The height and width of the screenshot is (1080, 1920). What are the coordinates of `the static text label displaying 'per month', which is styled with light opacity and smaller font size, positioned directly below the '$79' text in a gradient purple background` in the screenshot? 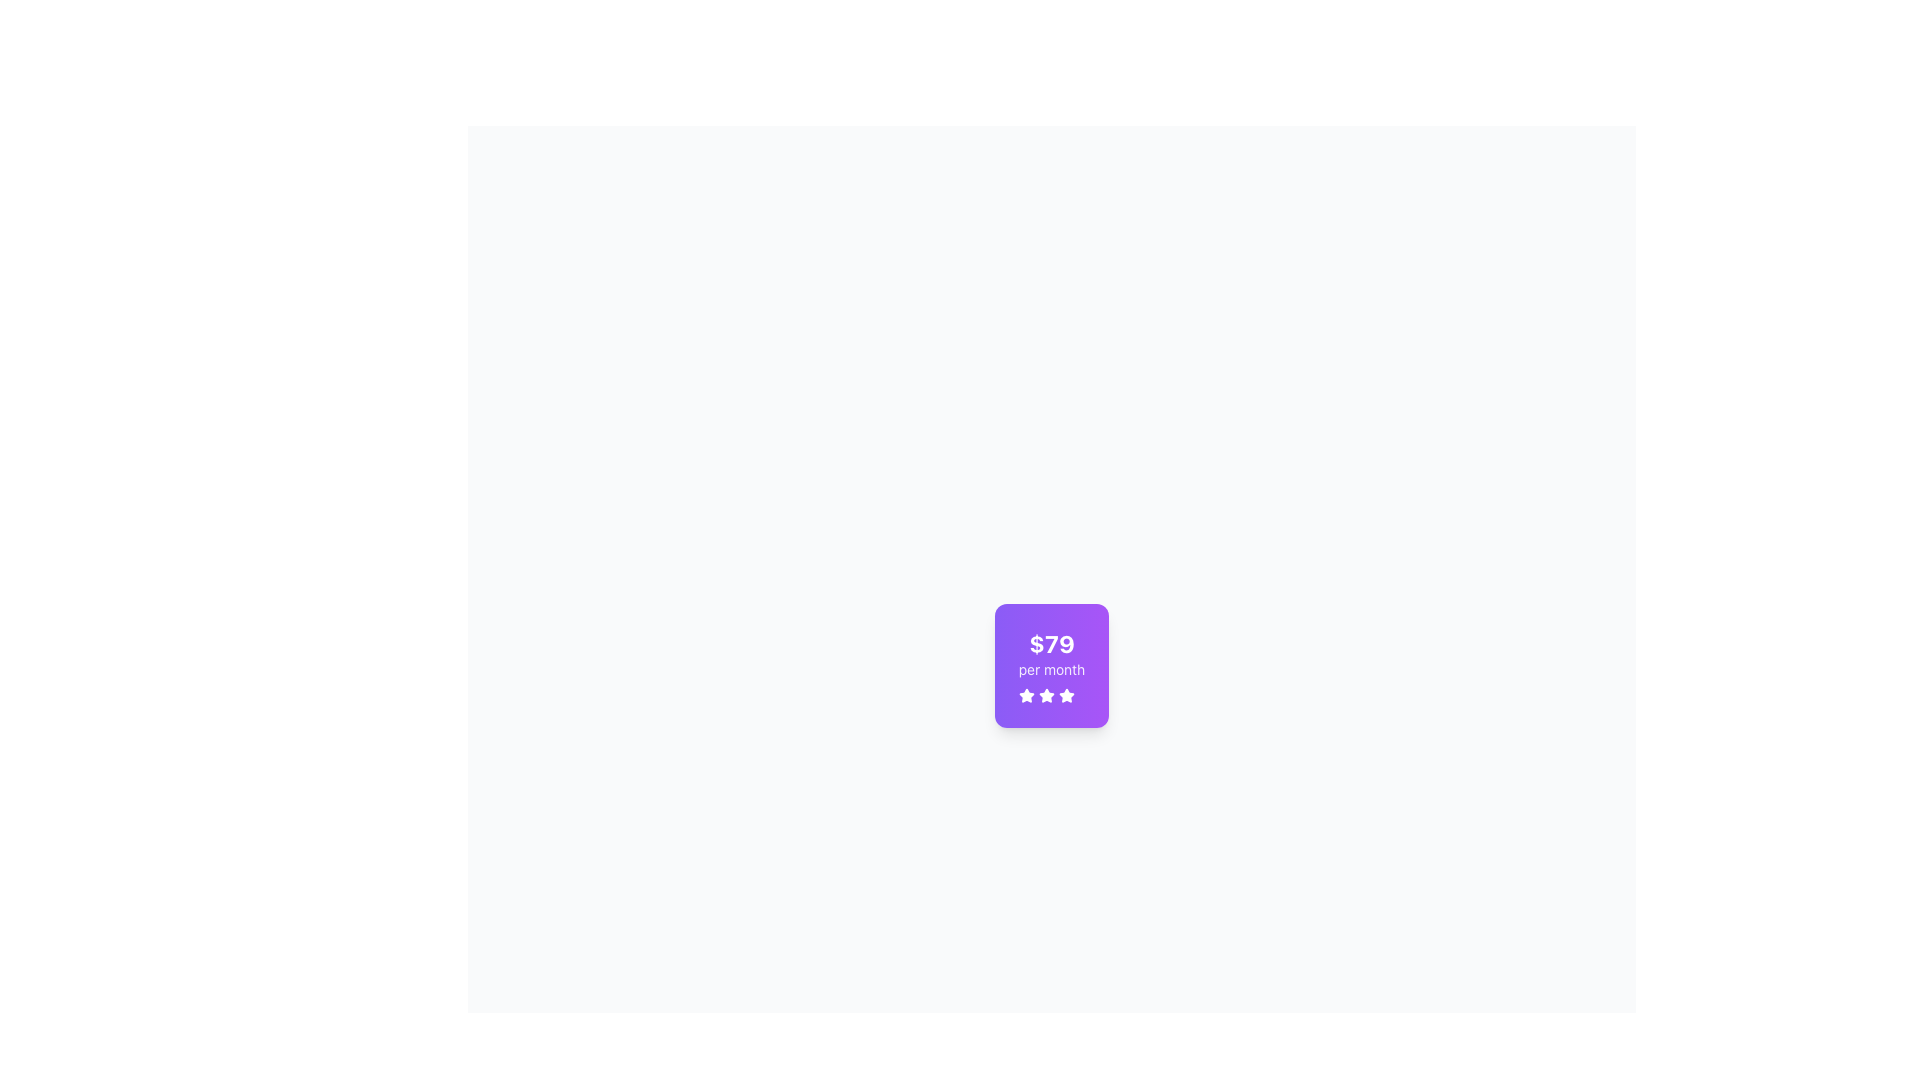 It's located at (1050, 670).